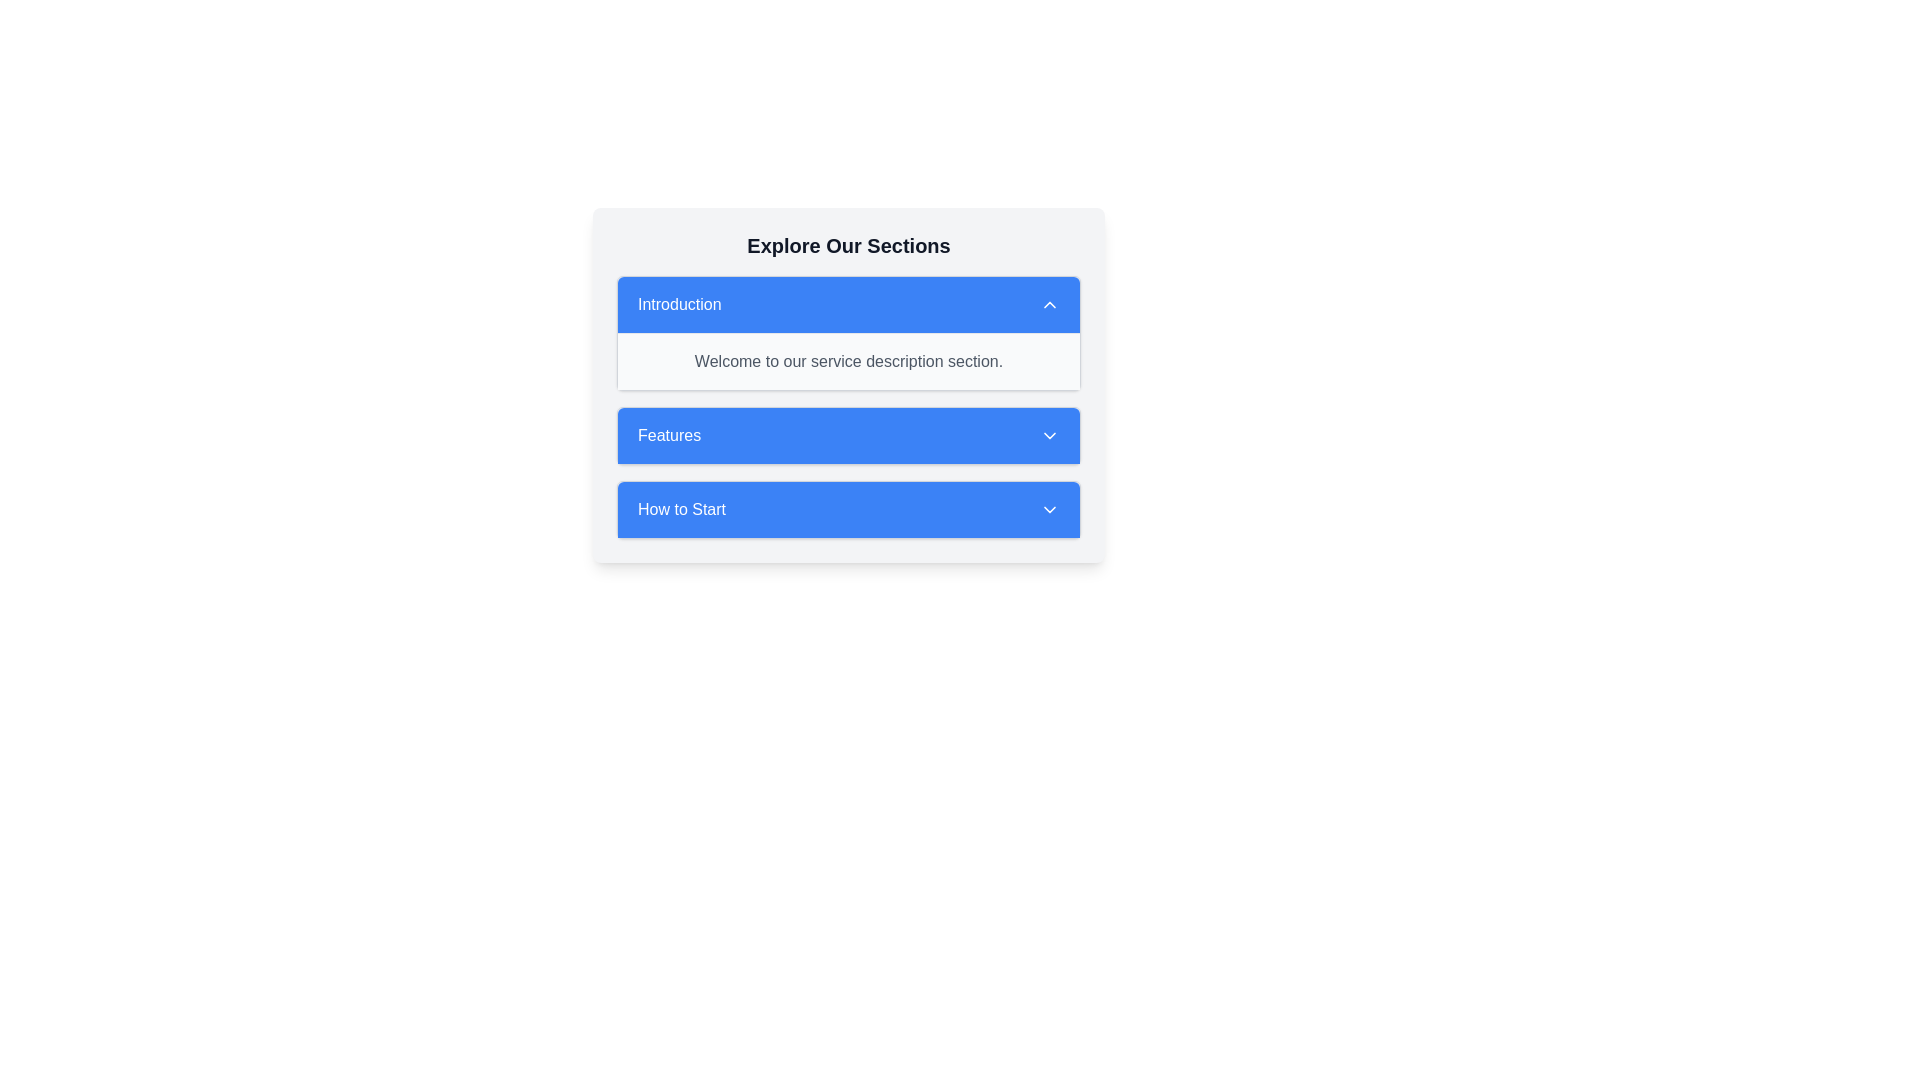 The image size is (1920, 1080). Describe the element at coordinates (849, 361) in the screenshot. I see `the text display area that reads 'Welcome to our service description section.' It is styled with a light gray background and dark gray font, located below the 'Introduction' title row` at that location.